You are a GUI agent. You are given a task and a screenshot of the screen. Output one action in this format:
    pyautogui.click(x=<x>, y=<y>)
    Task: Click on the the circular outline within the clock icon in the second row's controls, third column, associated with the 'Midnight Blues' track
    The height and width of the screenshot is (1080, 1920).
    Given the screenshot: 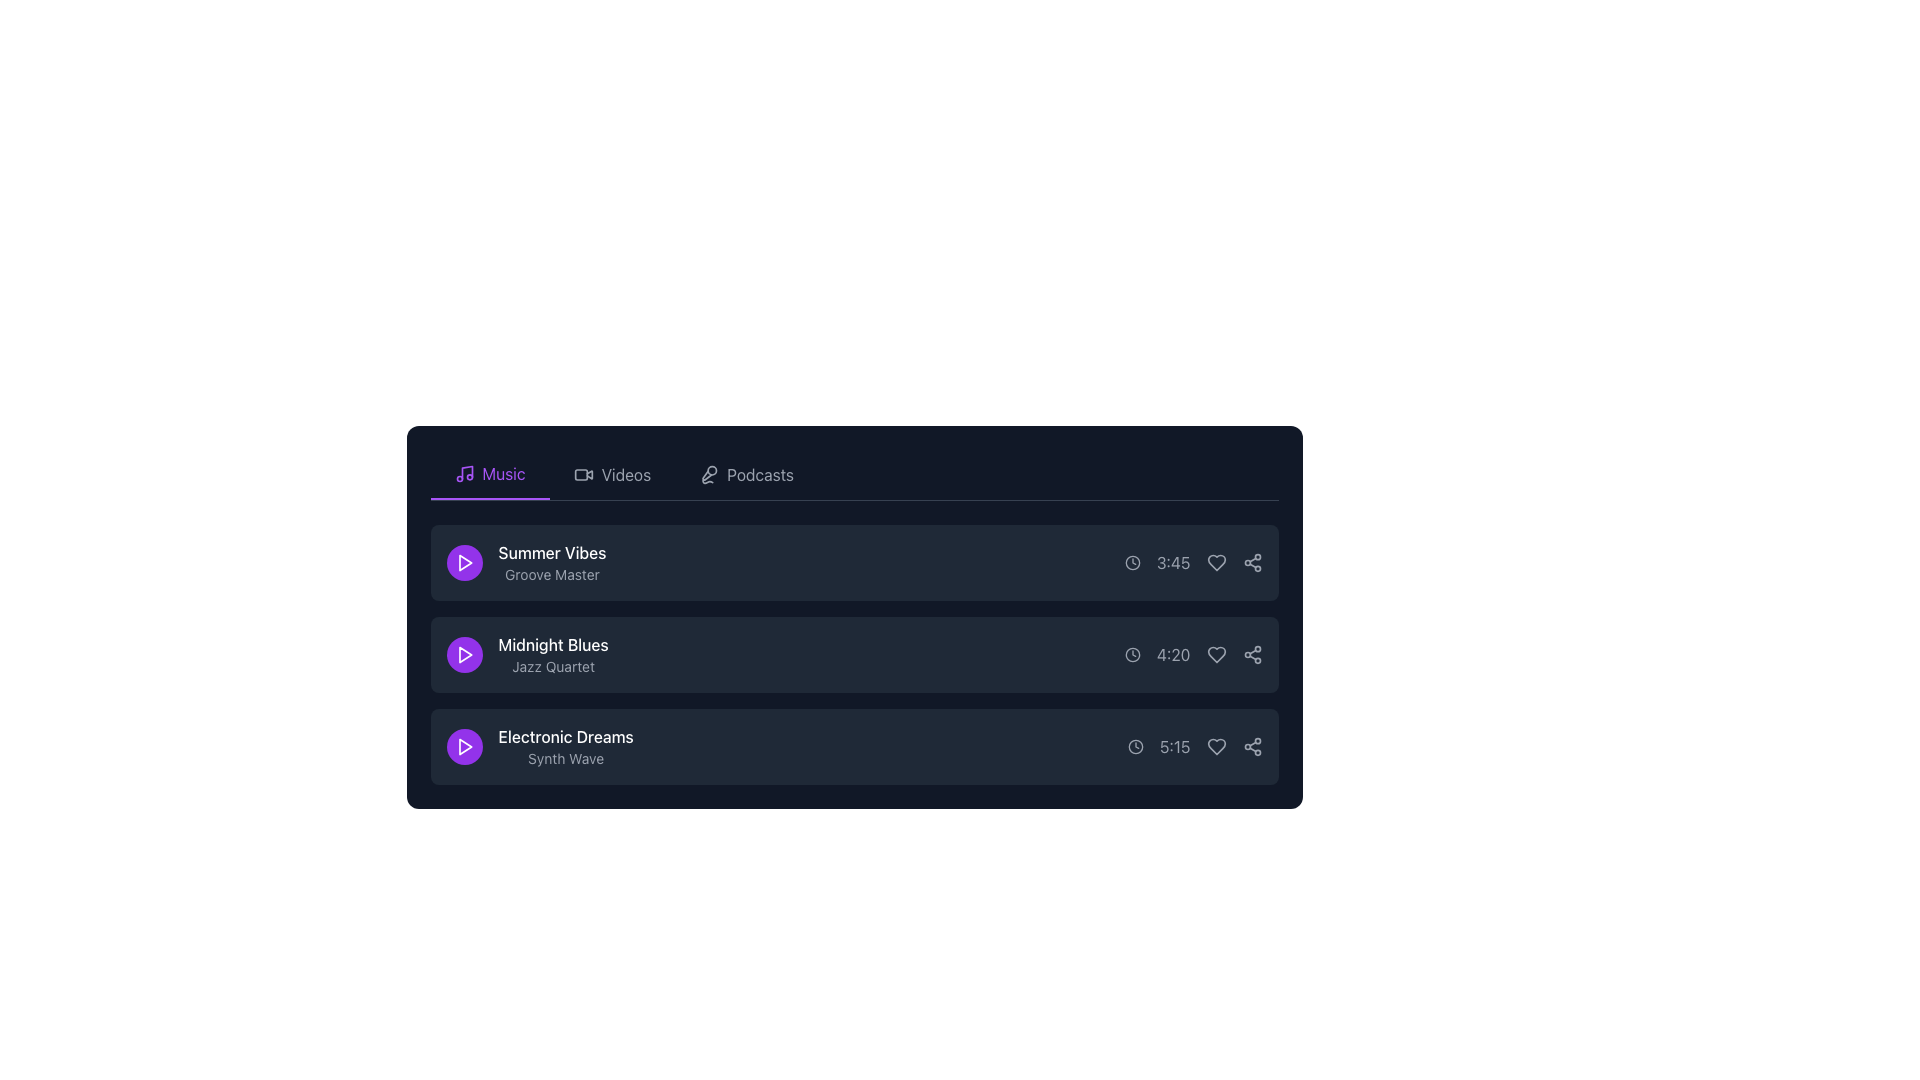 What is the action you would take?
    pyautogui.click(x=1132, y=655)
    